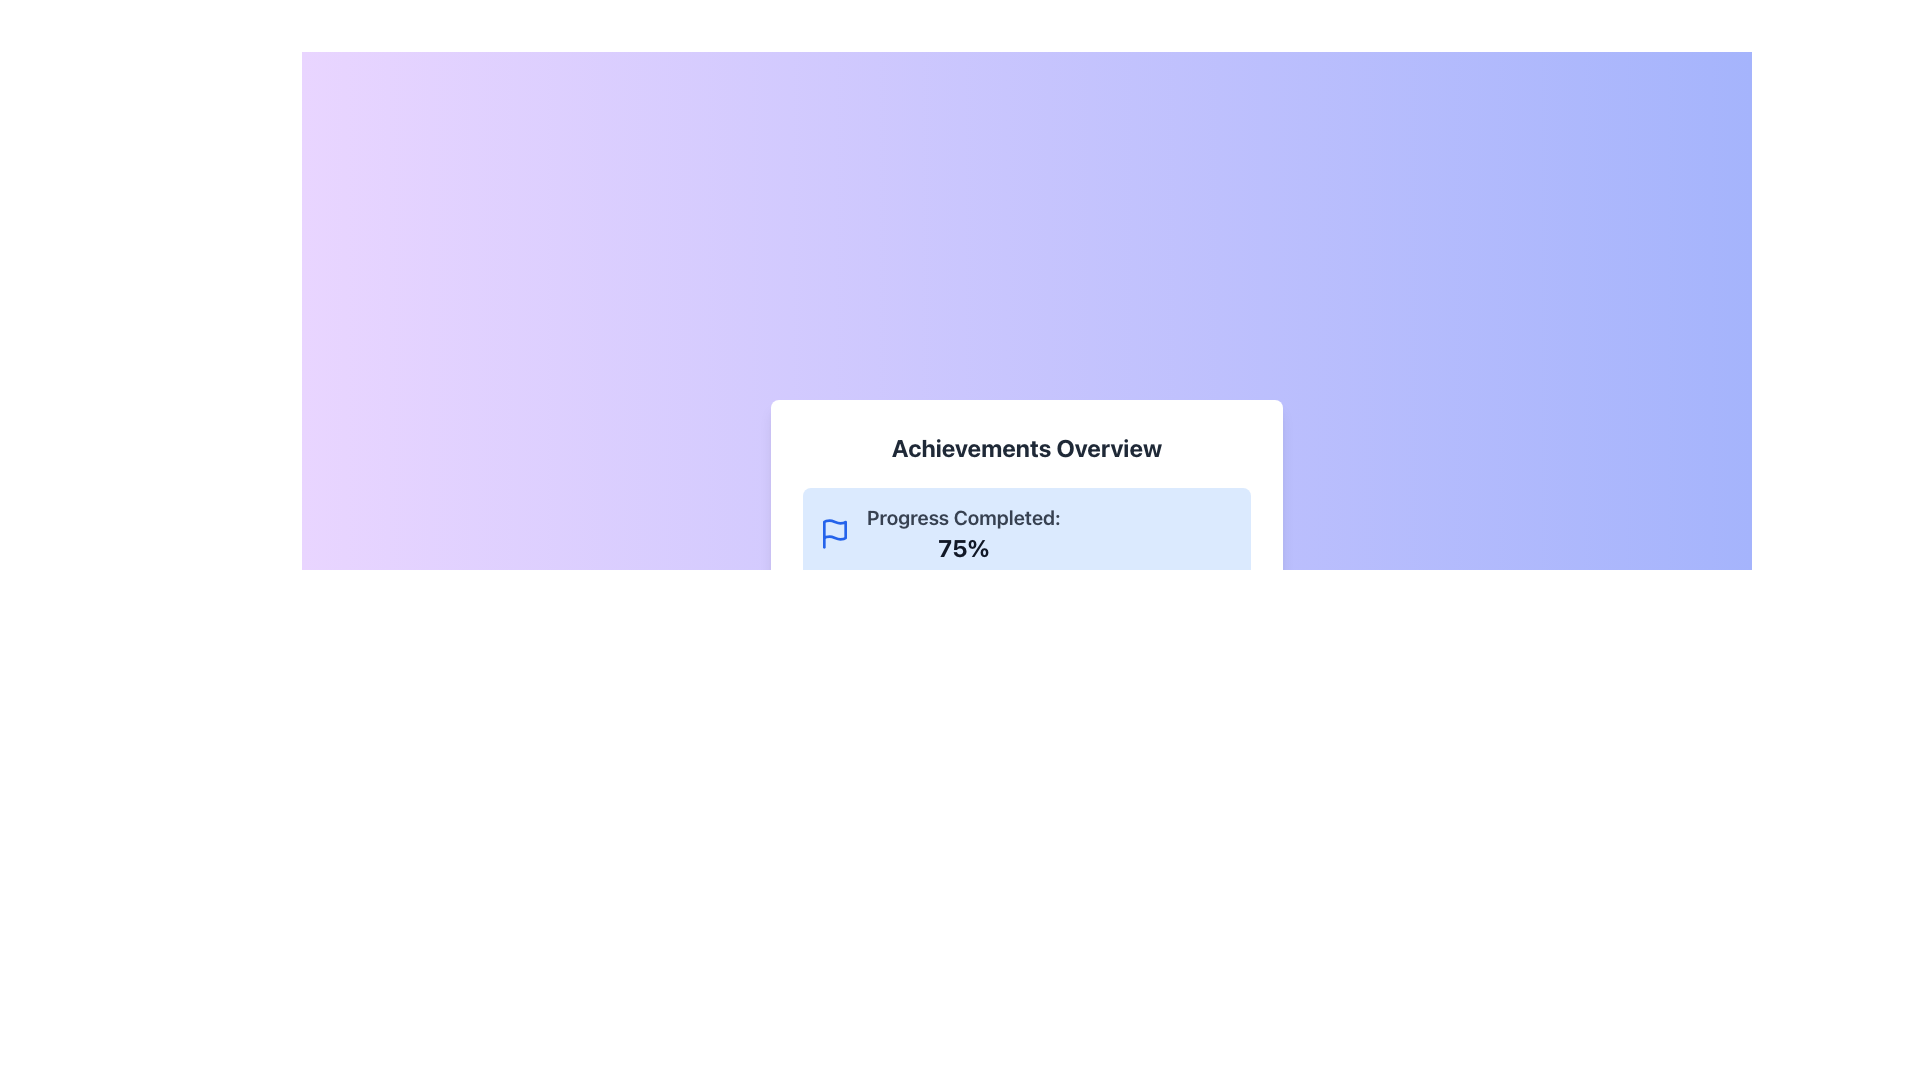  What do you see at coordinates (1027, 532) in the screenshot?
I see `displayed information from the Status display box, which shows 'Progress Completed: 75%' with a light blue background and a flag icon` at bounding box center [1027, 532].